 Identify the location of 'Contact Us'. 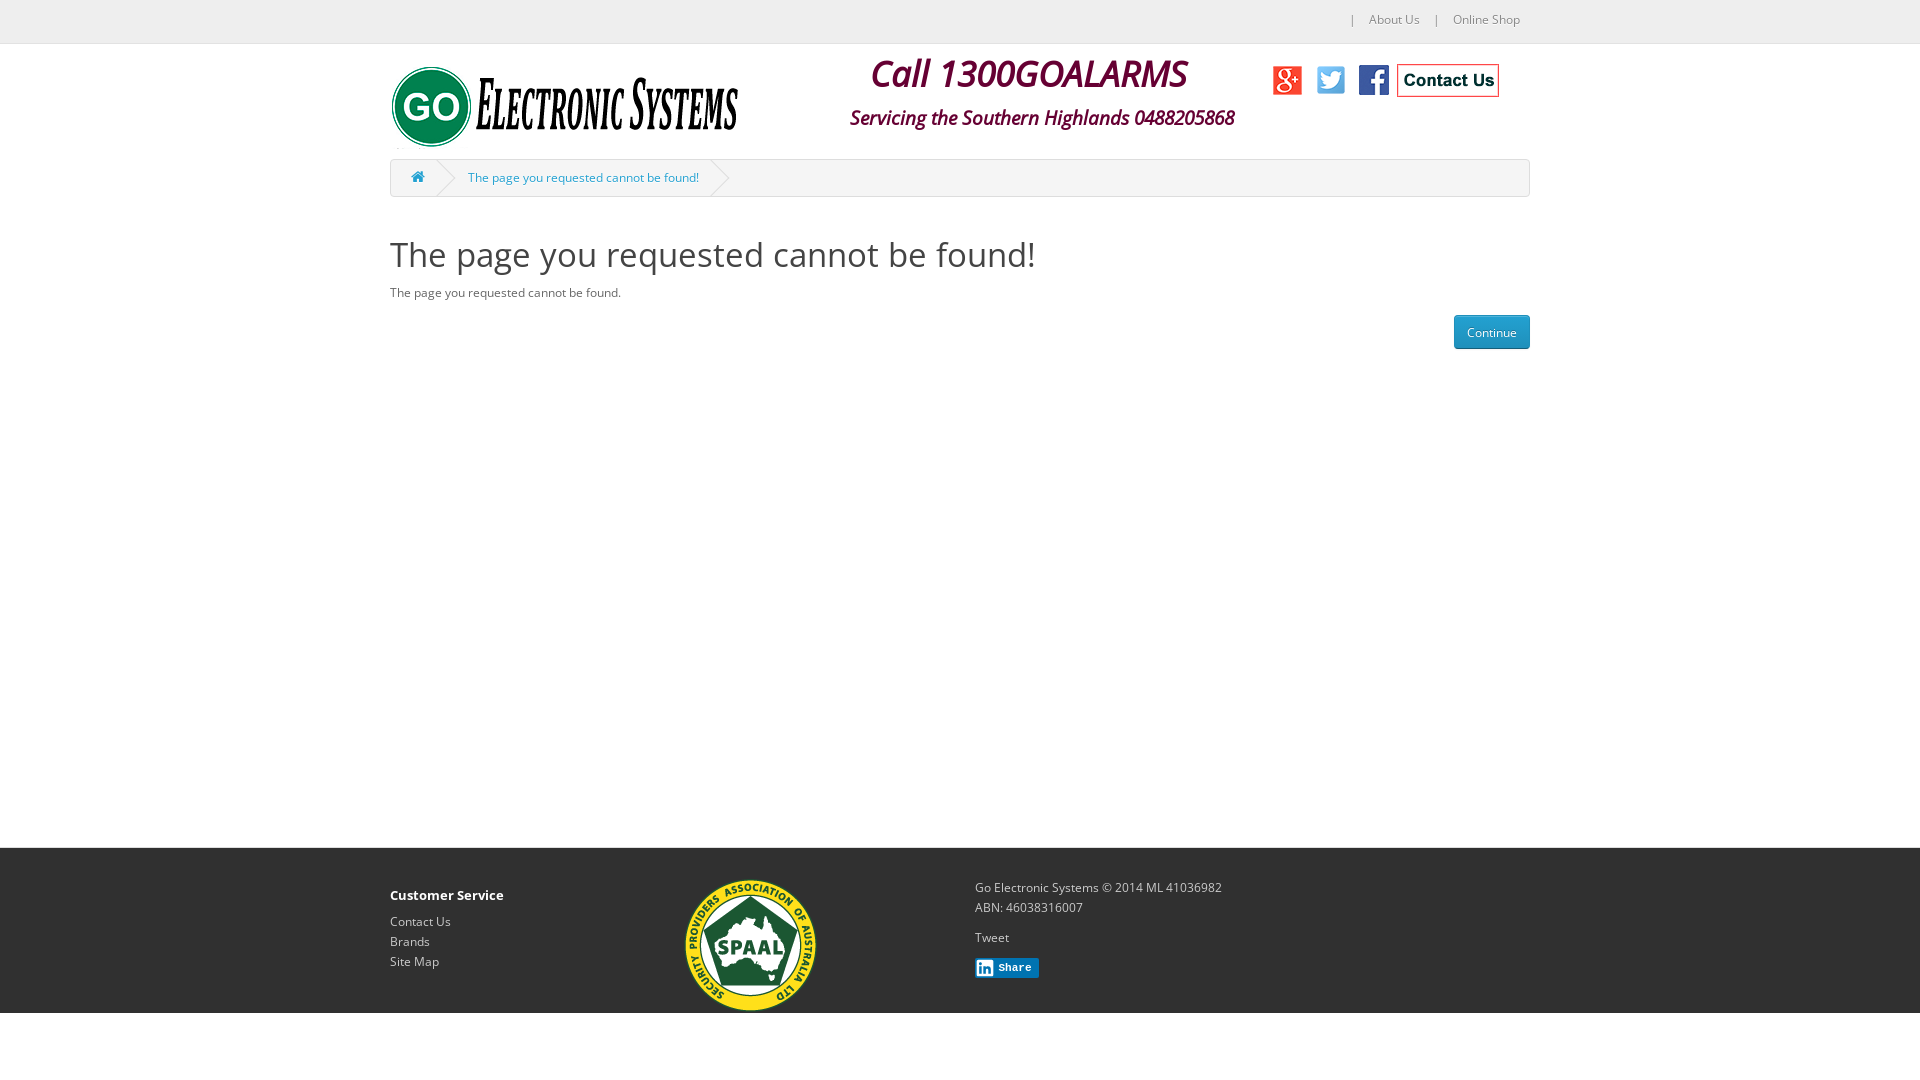
(419, 921).